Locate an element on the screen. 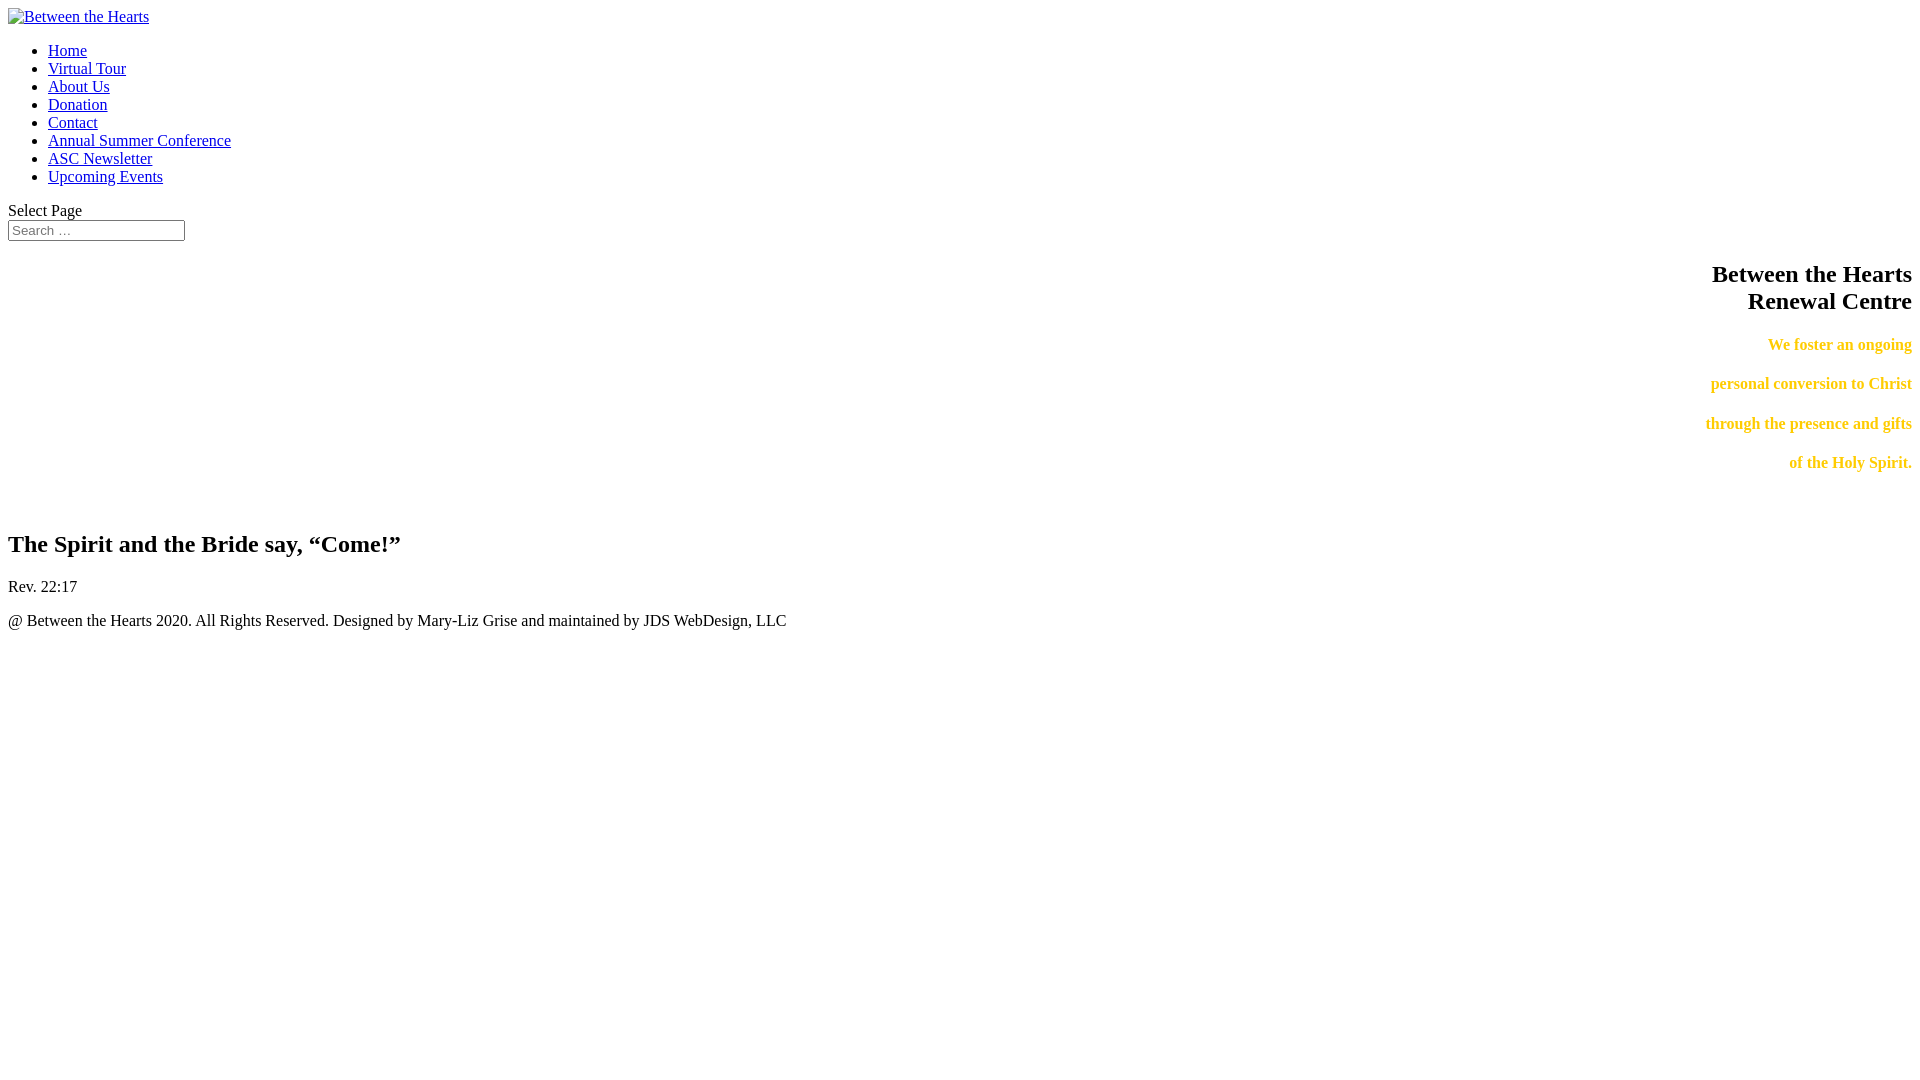 The height and width of the screenshot is (1080, 1920). 'Virtual Tour' is located at coordinates (48, 67).